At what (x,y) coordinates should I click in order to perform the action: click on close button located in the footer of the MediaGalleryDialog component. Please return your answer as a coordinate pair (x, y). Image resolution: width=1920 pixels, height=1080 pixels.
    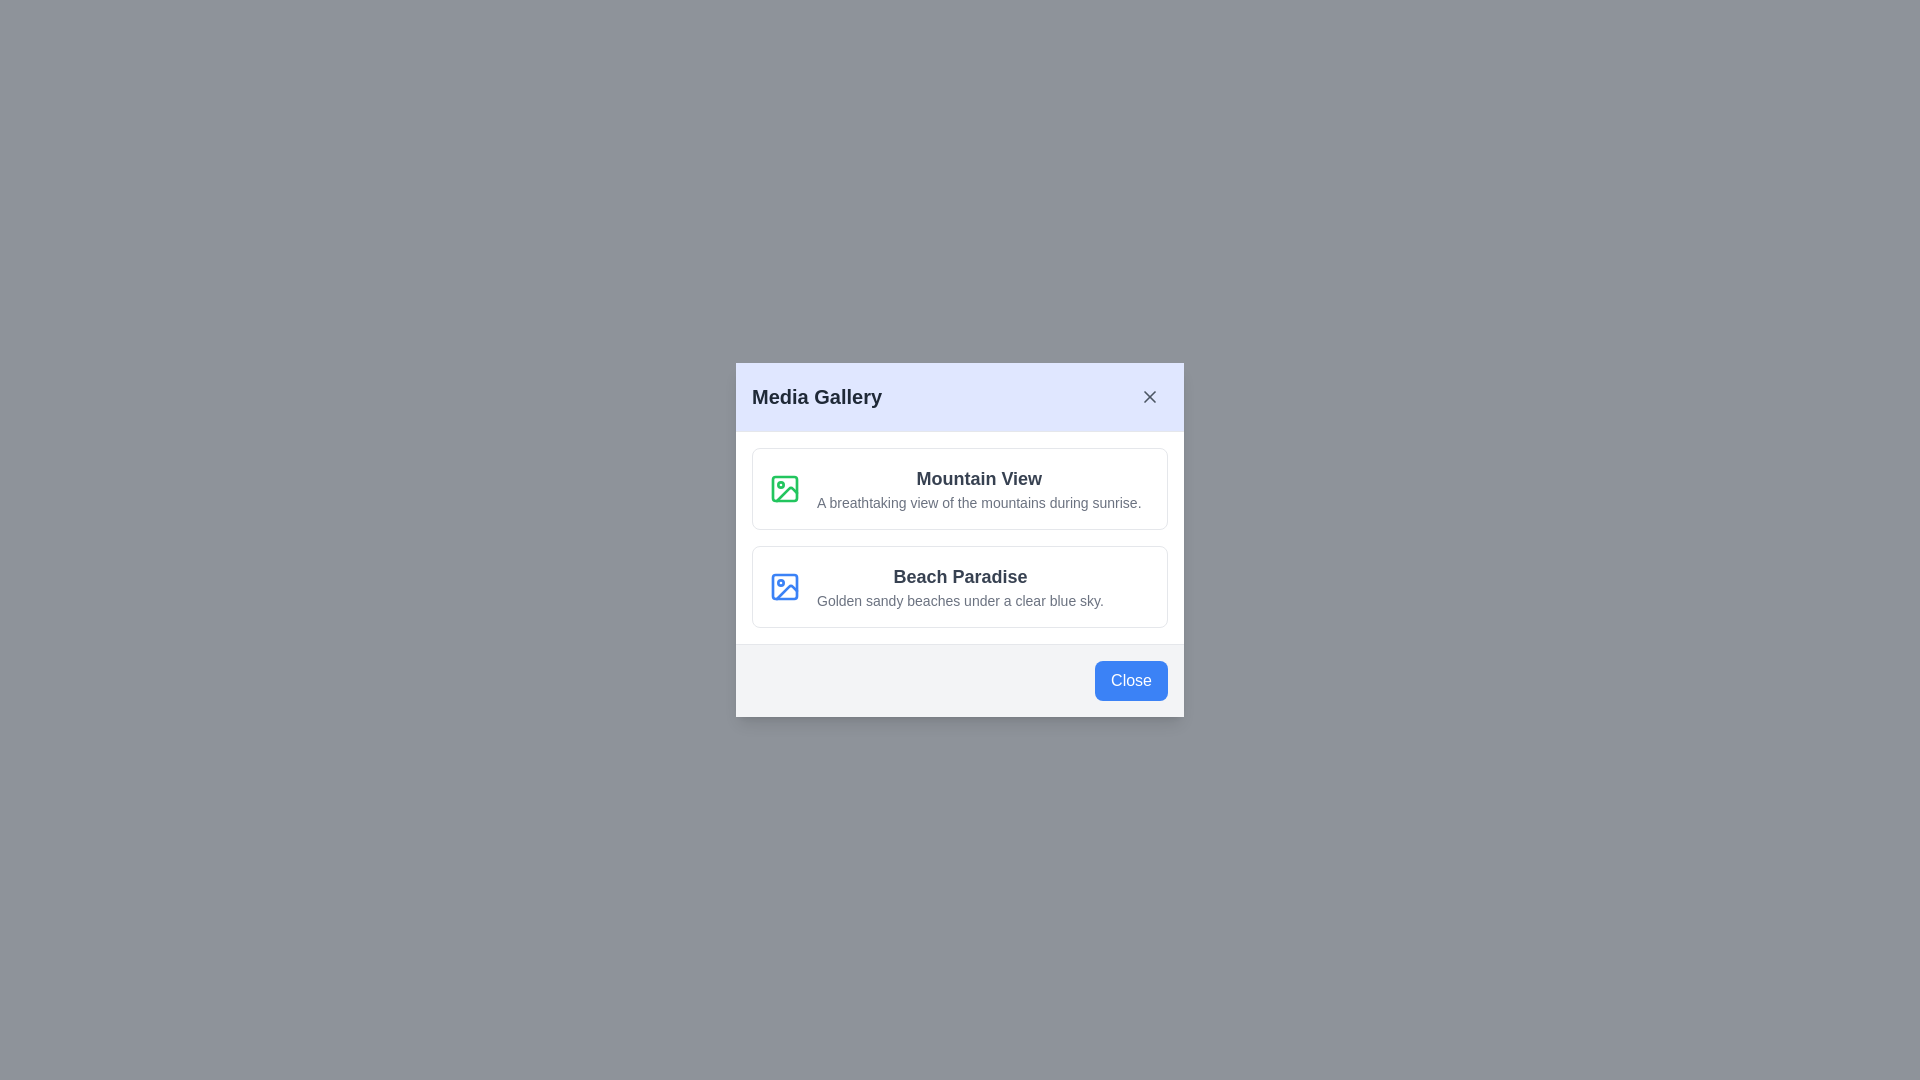
    Looking at the image, I should click on (1131, 680).